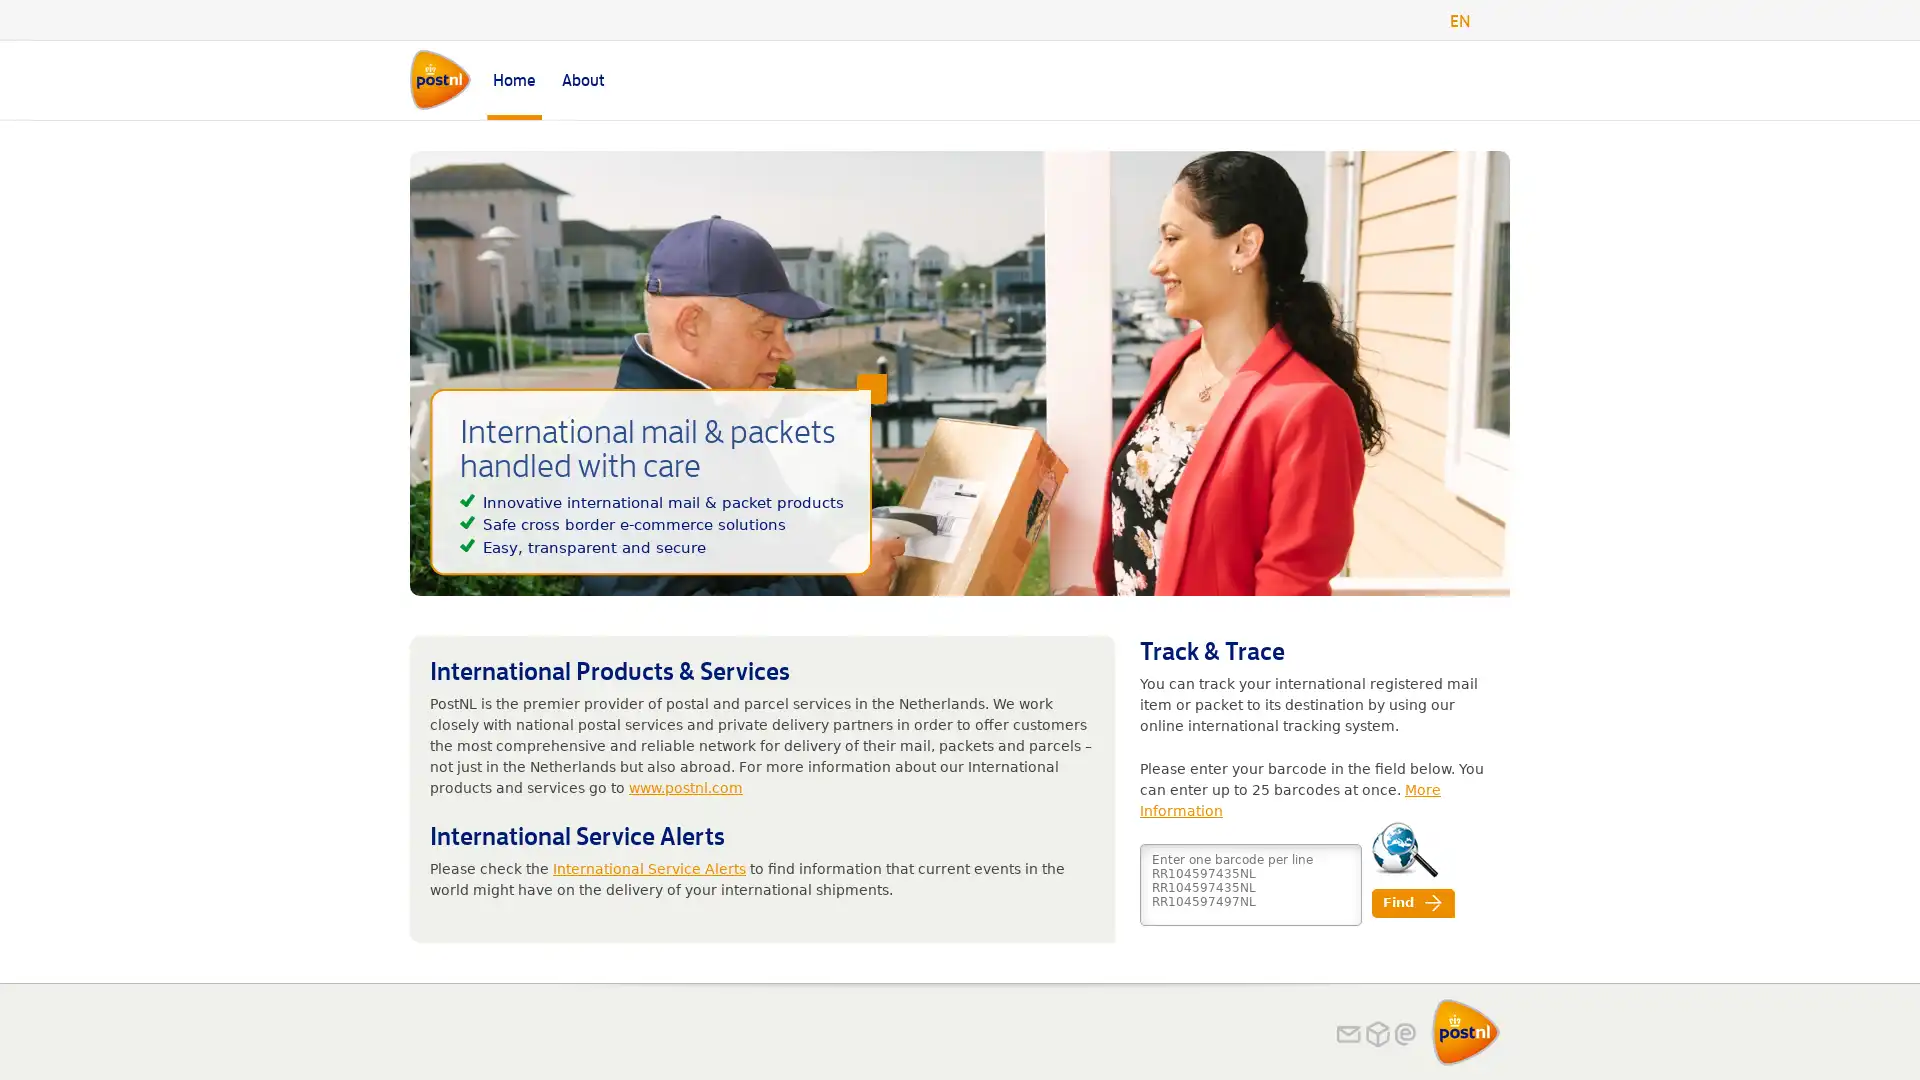 The image size is (1920, 1080). I want to click on Find, so click(1412, 902).